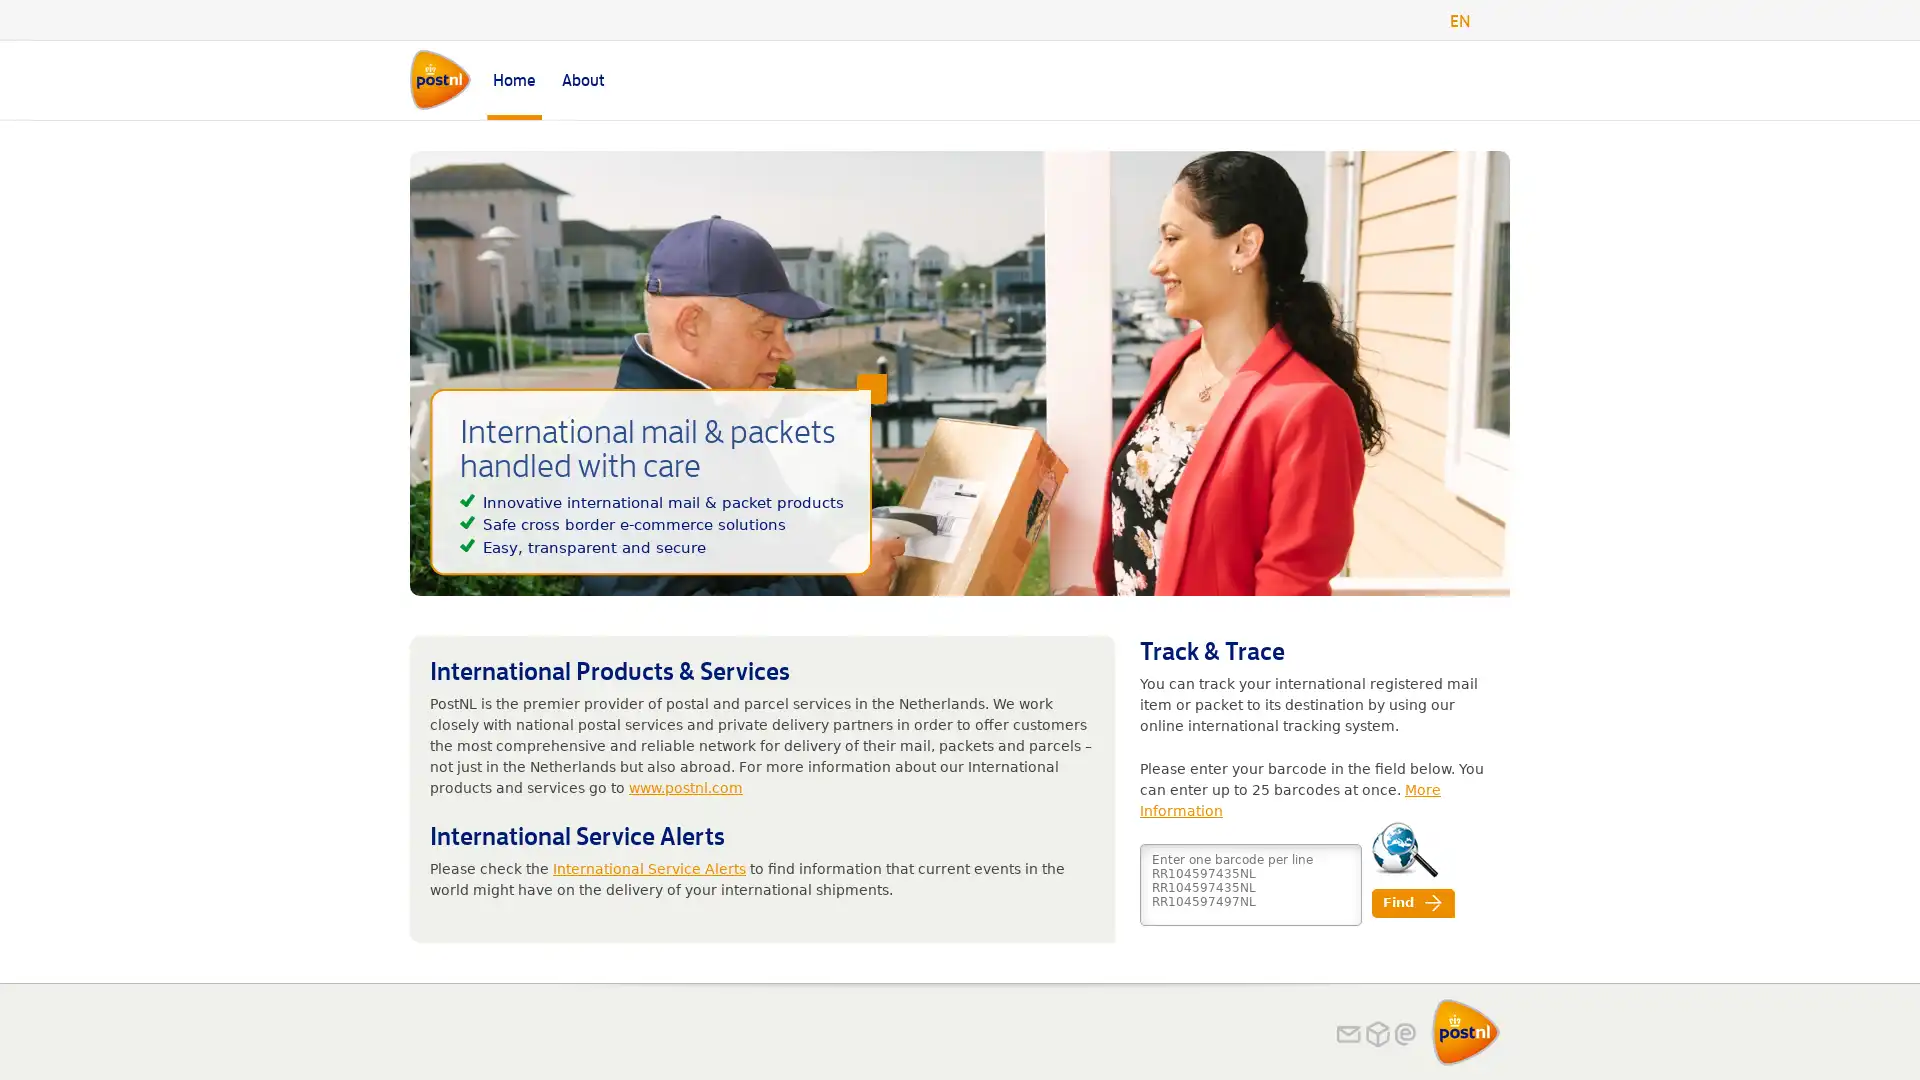 The image size is (1920, 1080). I want to click on Find, so click(1412, 902).